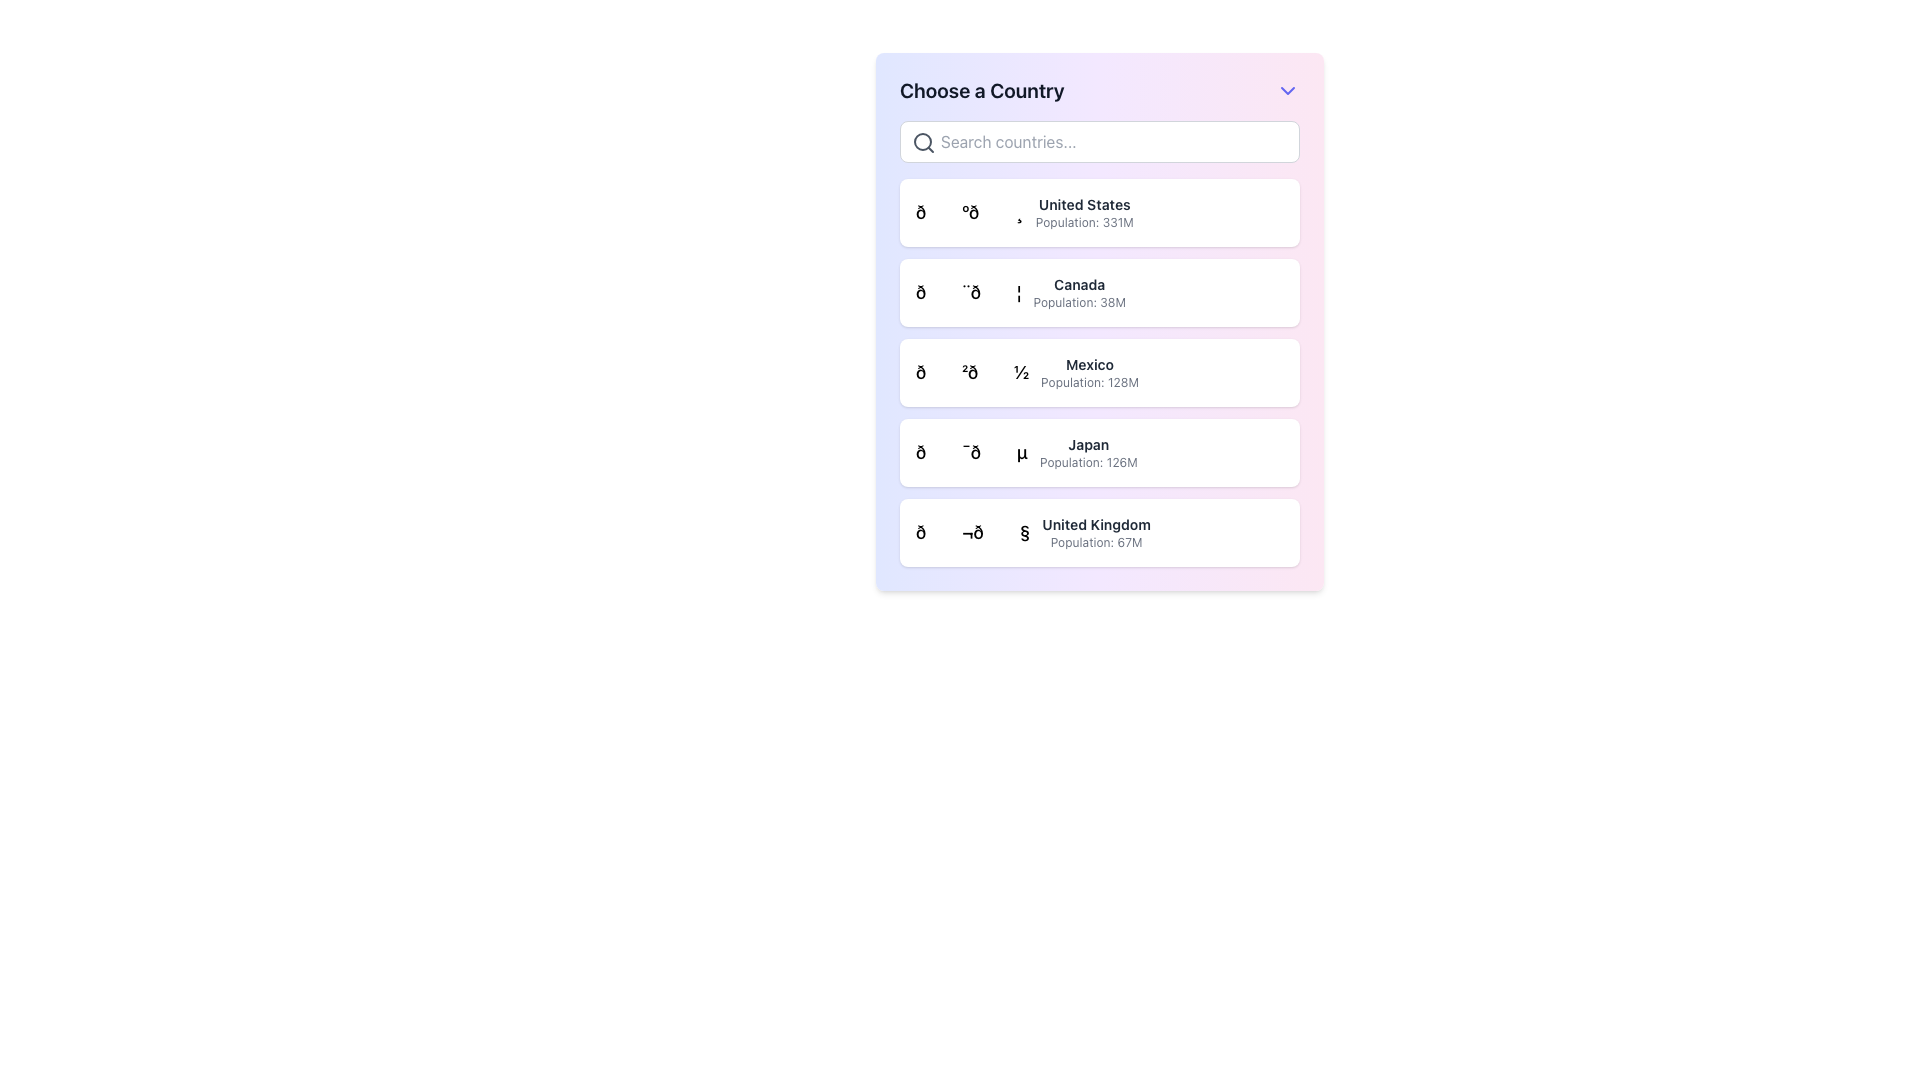 The height and width of the screenshot is (1080, 1920). What do you see at coordinates (1095, 523) in the screenshot?
I see `the Text Label that represents the name of a country, which is located above the 'Population: 67M' text in the last listed item of a vertically stacked list of countries` at bounding box center [1095, 523].